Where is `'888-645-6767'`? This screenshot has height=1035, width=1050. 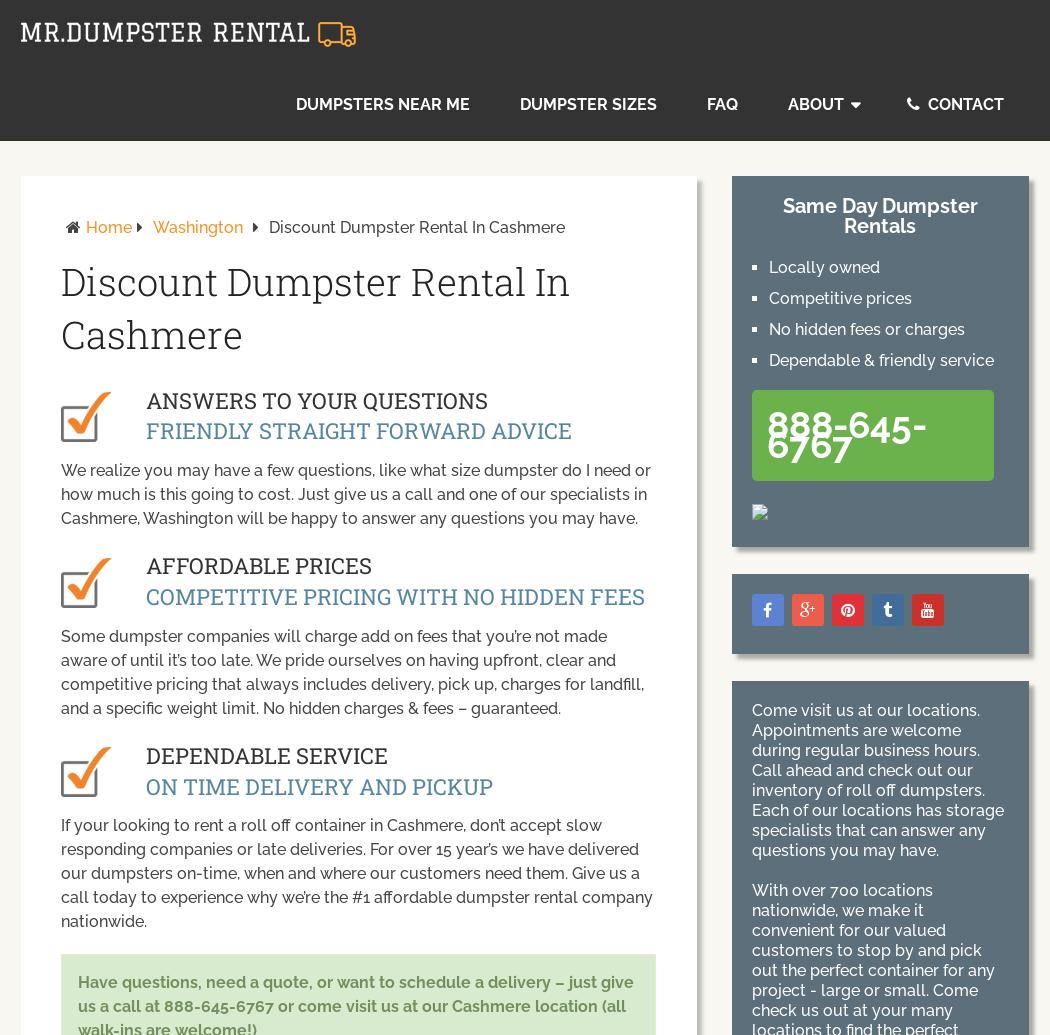 '888-645-6767' is located at coordinates (765, 435).